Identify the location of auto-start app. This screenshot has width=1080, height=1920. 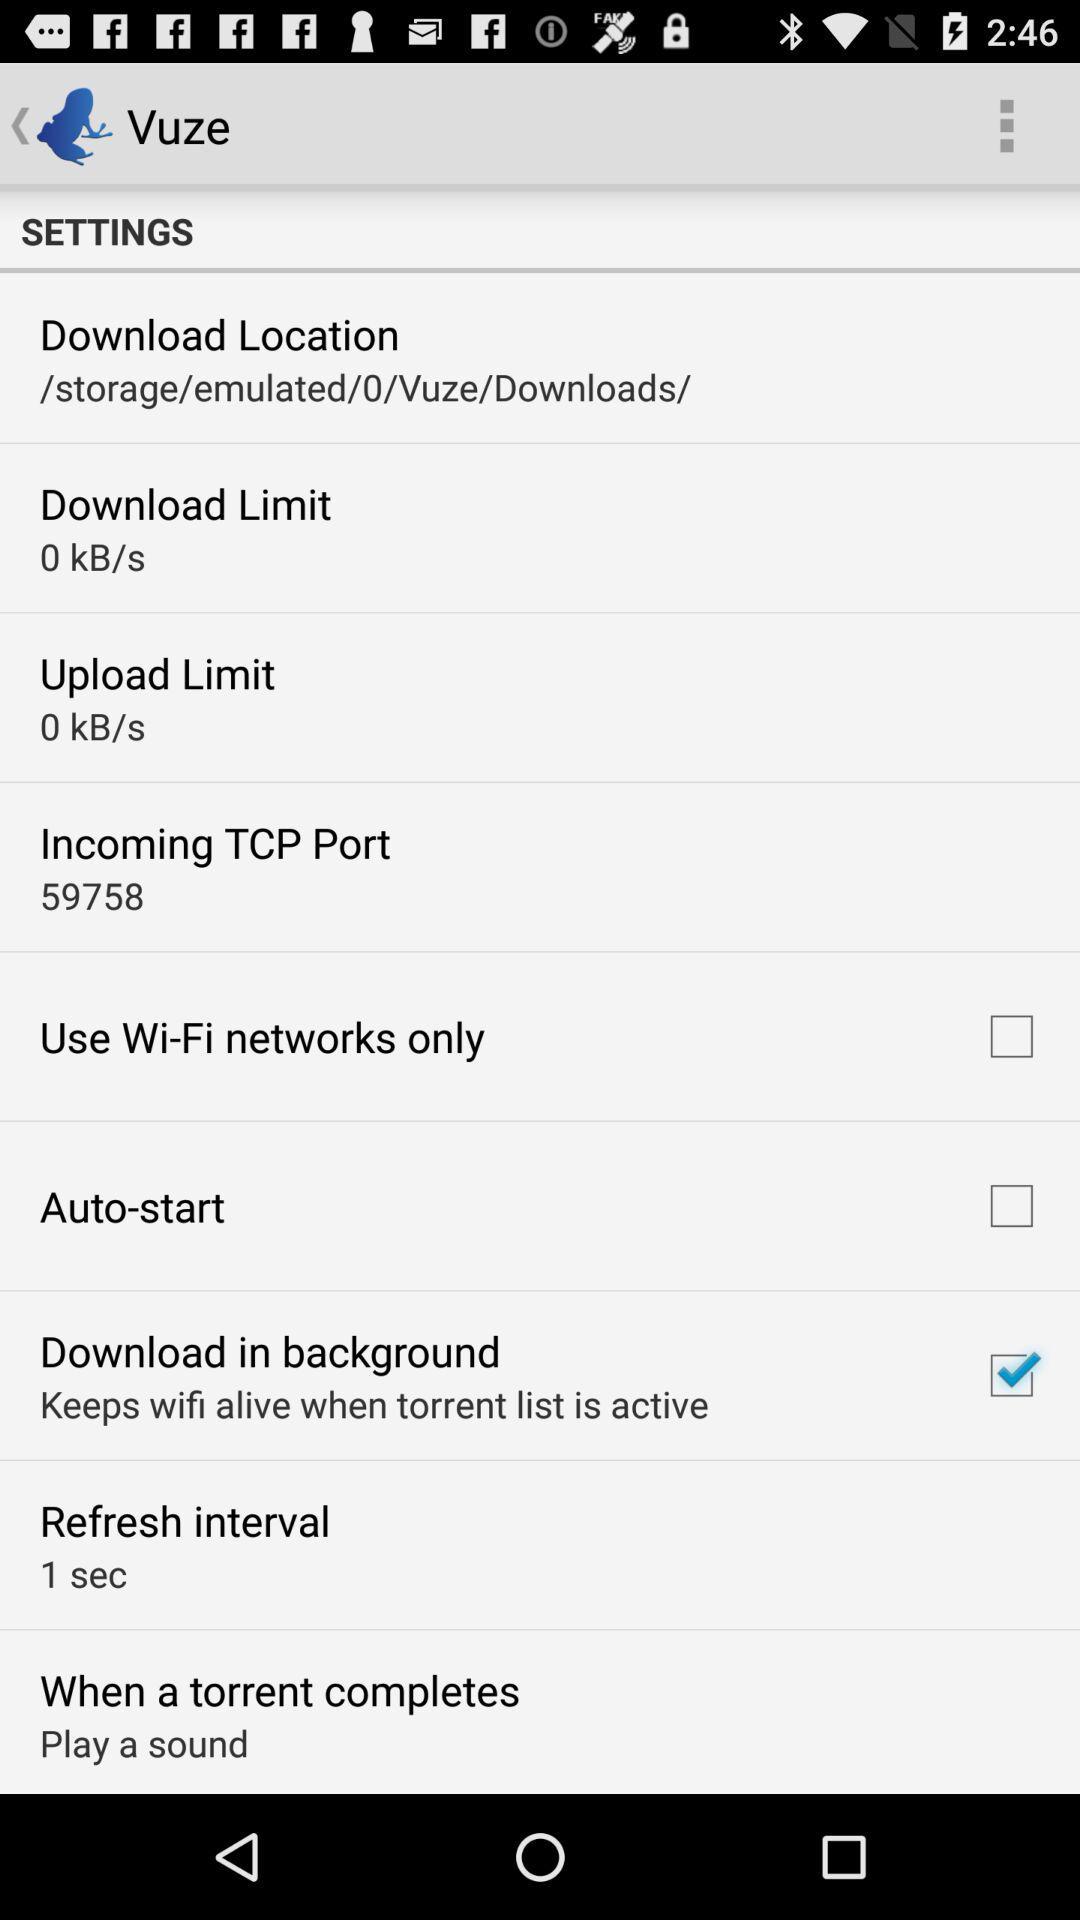
(132, 1204).